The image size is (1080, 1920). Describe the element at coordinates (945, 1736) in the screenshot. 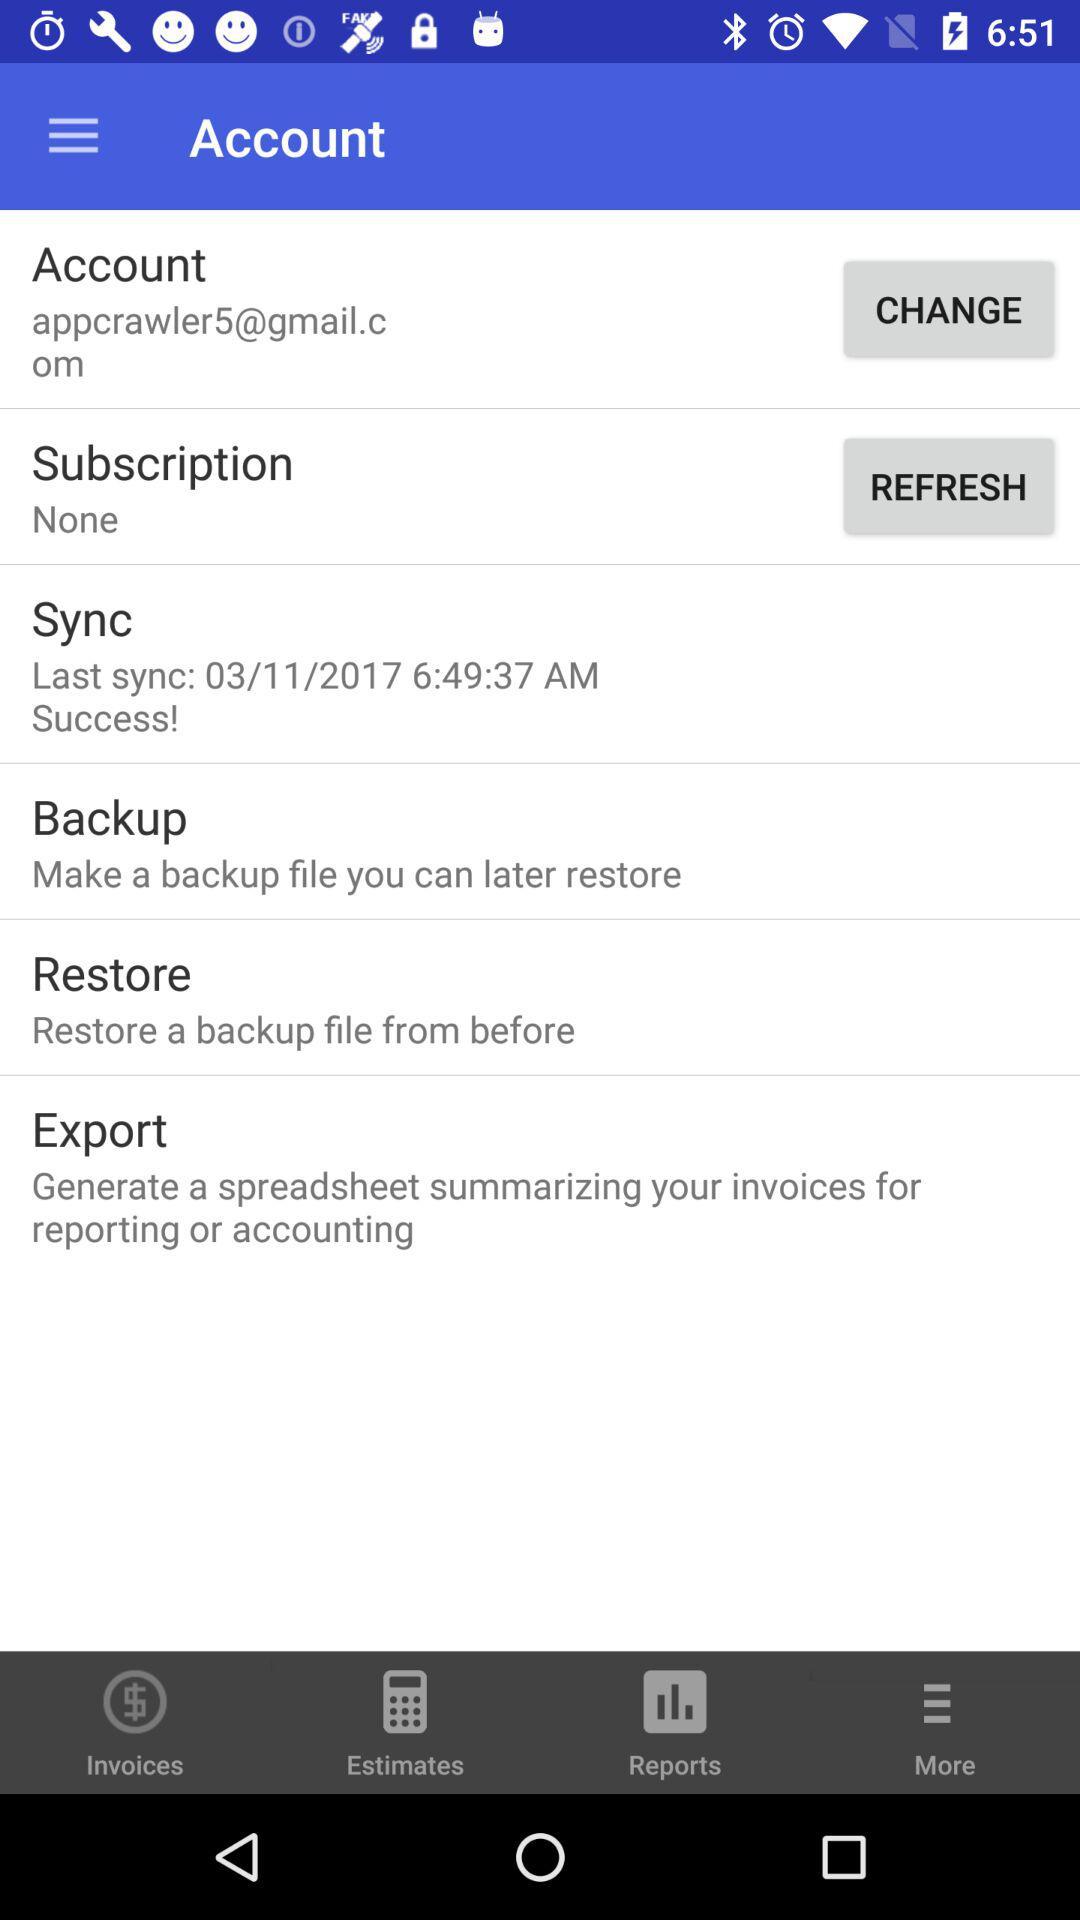

I see `icon to the right of reports item` at that location.